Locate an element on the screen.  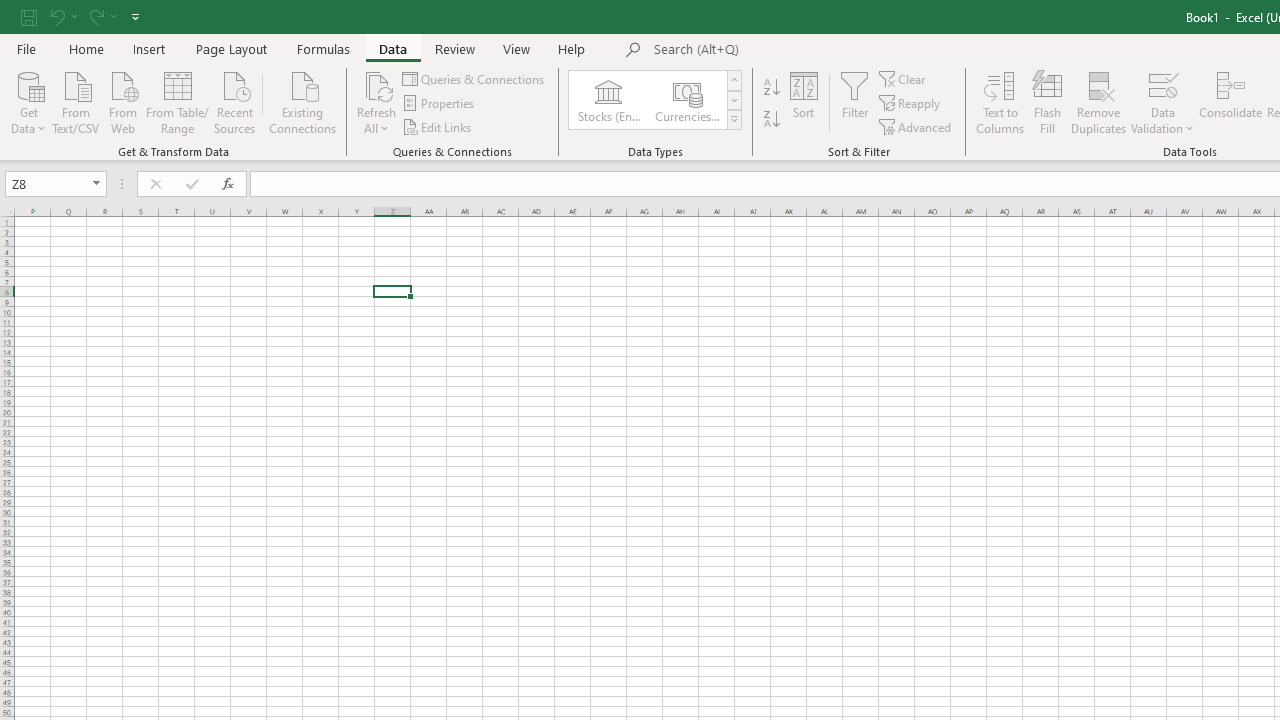
'Refresh All' is located at coordinates (376, 84).